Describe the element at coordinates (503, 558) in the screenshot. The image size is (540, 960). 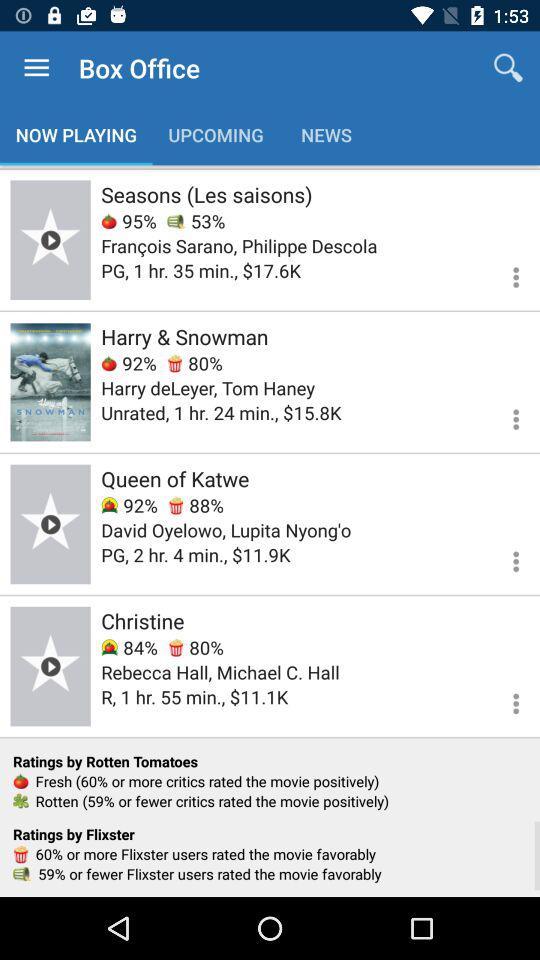
I see `more info` at that location.